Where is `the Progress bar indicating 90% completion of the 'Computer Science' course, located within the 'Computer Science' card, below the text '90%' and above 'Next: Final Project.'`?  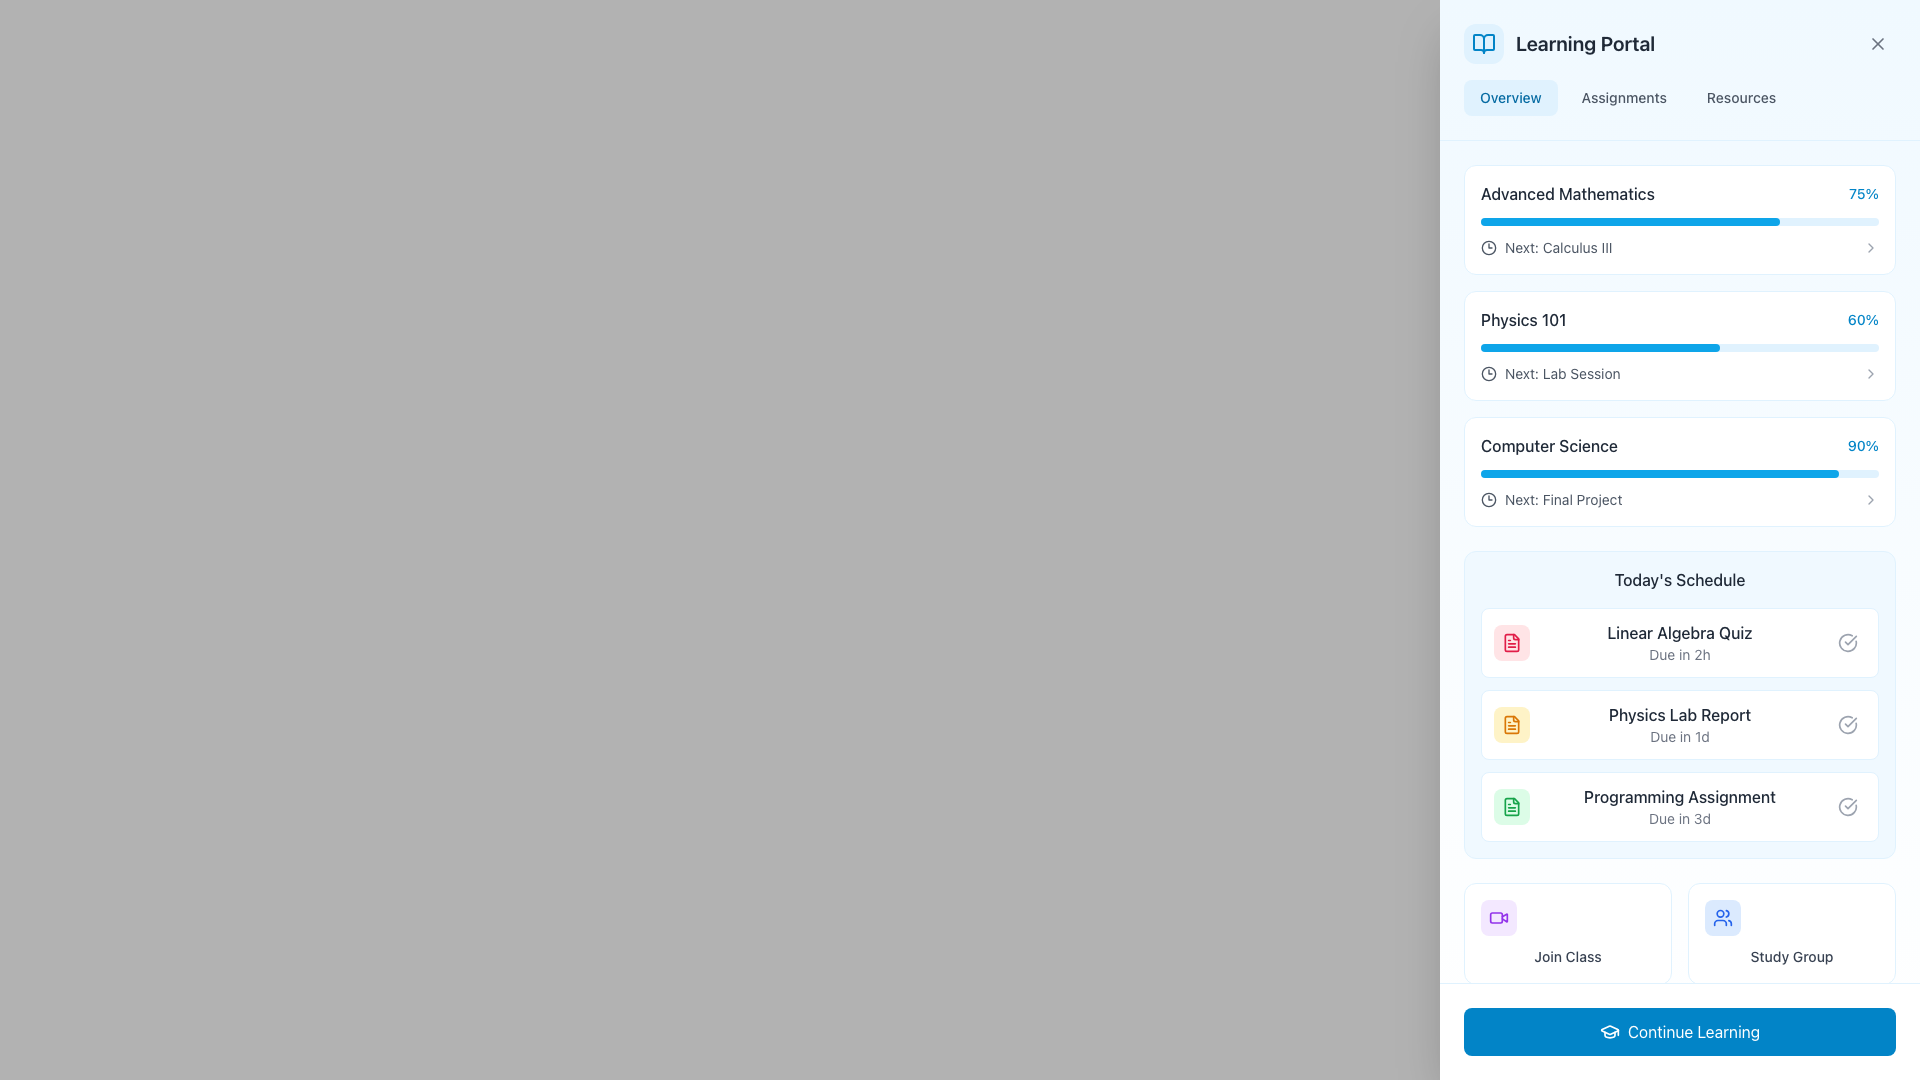 the Progress bar indicating 90% completion of the 'Computer Science' course, located within the 'Computer Science' card, below the text '90%' and above 'Next: Final Project.' is located at coordinates (1680, 474).